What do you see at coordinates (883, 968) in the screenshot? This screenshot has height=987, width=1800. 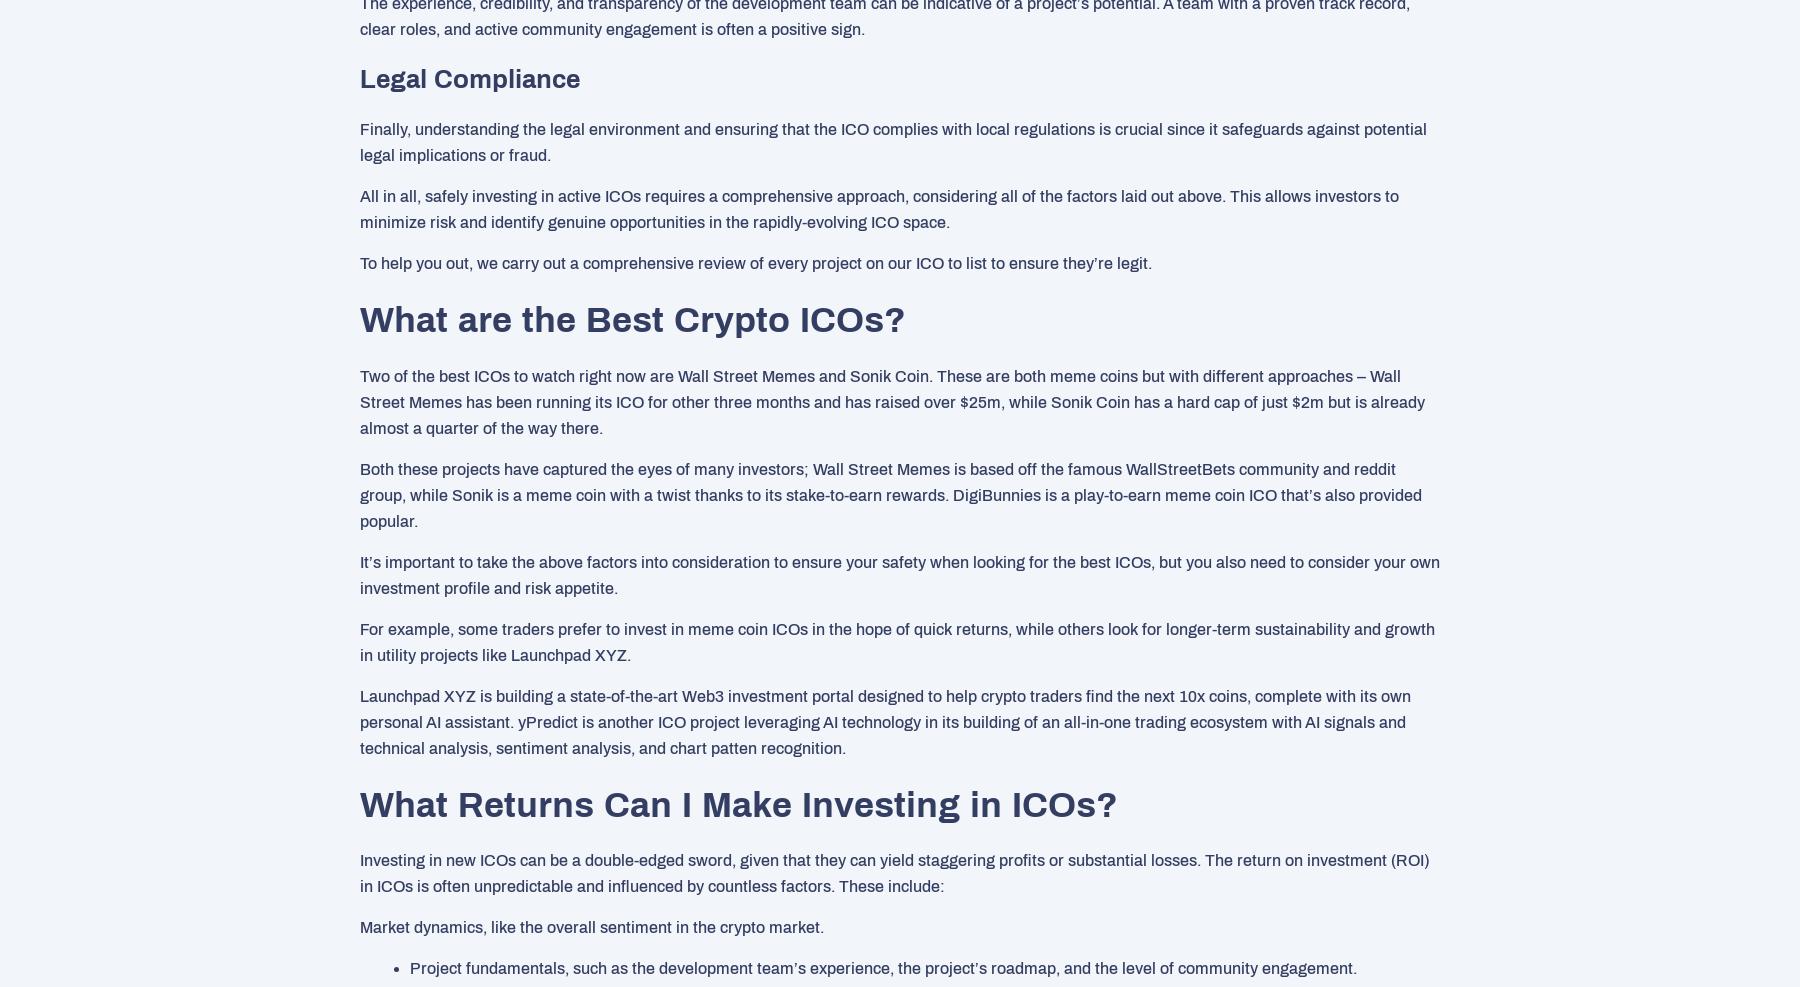 I see `'Project fundamentals, such as the development team’s experience, the project’s roadmap, and the level of community engagement.'` at bounding box center [883, 968].